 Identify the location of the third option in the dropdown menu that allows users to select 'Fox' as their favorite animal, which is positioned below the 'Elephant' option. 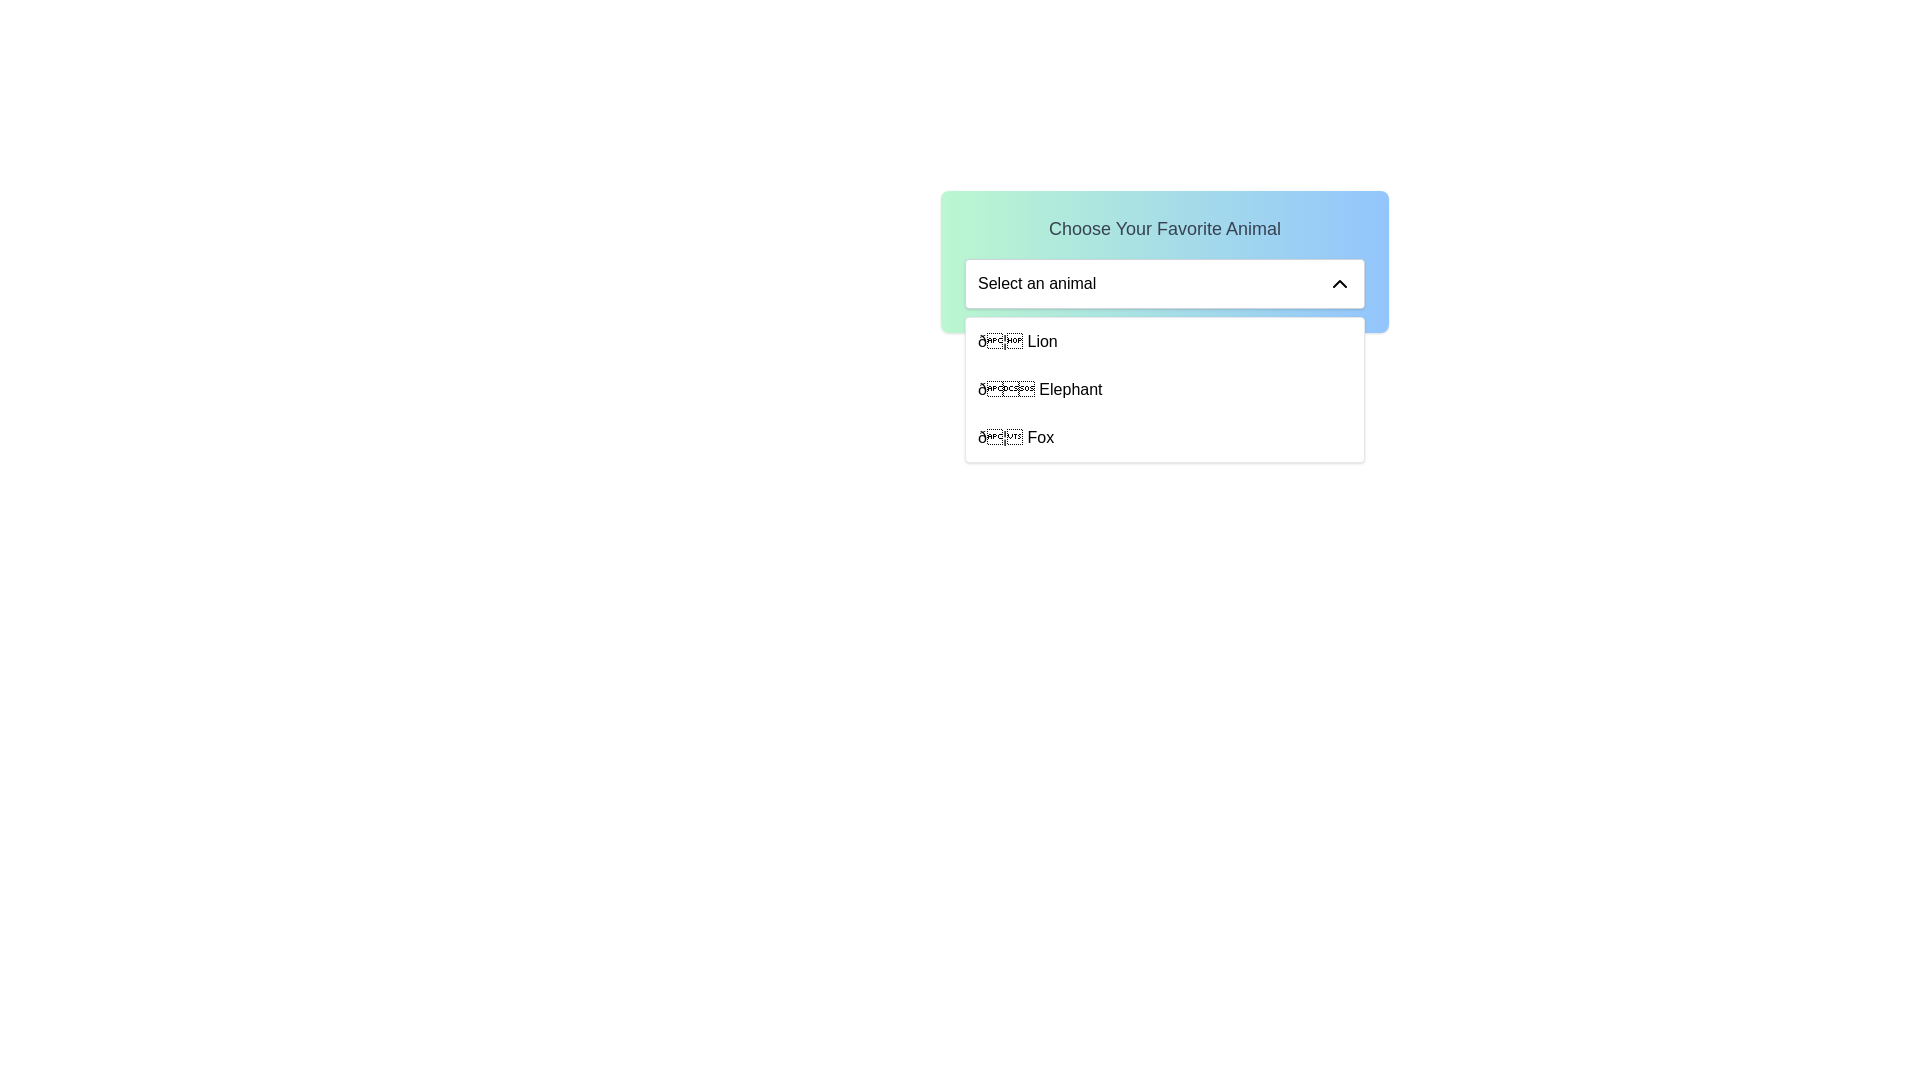
(1165, 437).